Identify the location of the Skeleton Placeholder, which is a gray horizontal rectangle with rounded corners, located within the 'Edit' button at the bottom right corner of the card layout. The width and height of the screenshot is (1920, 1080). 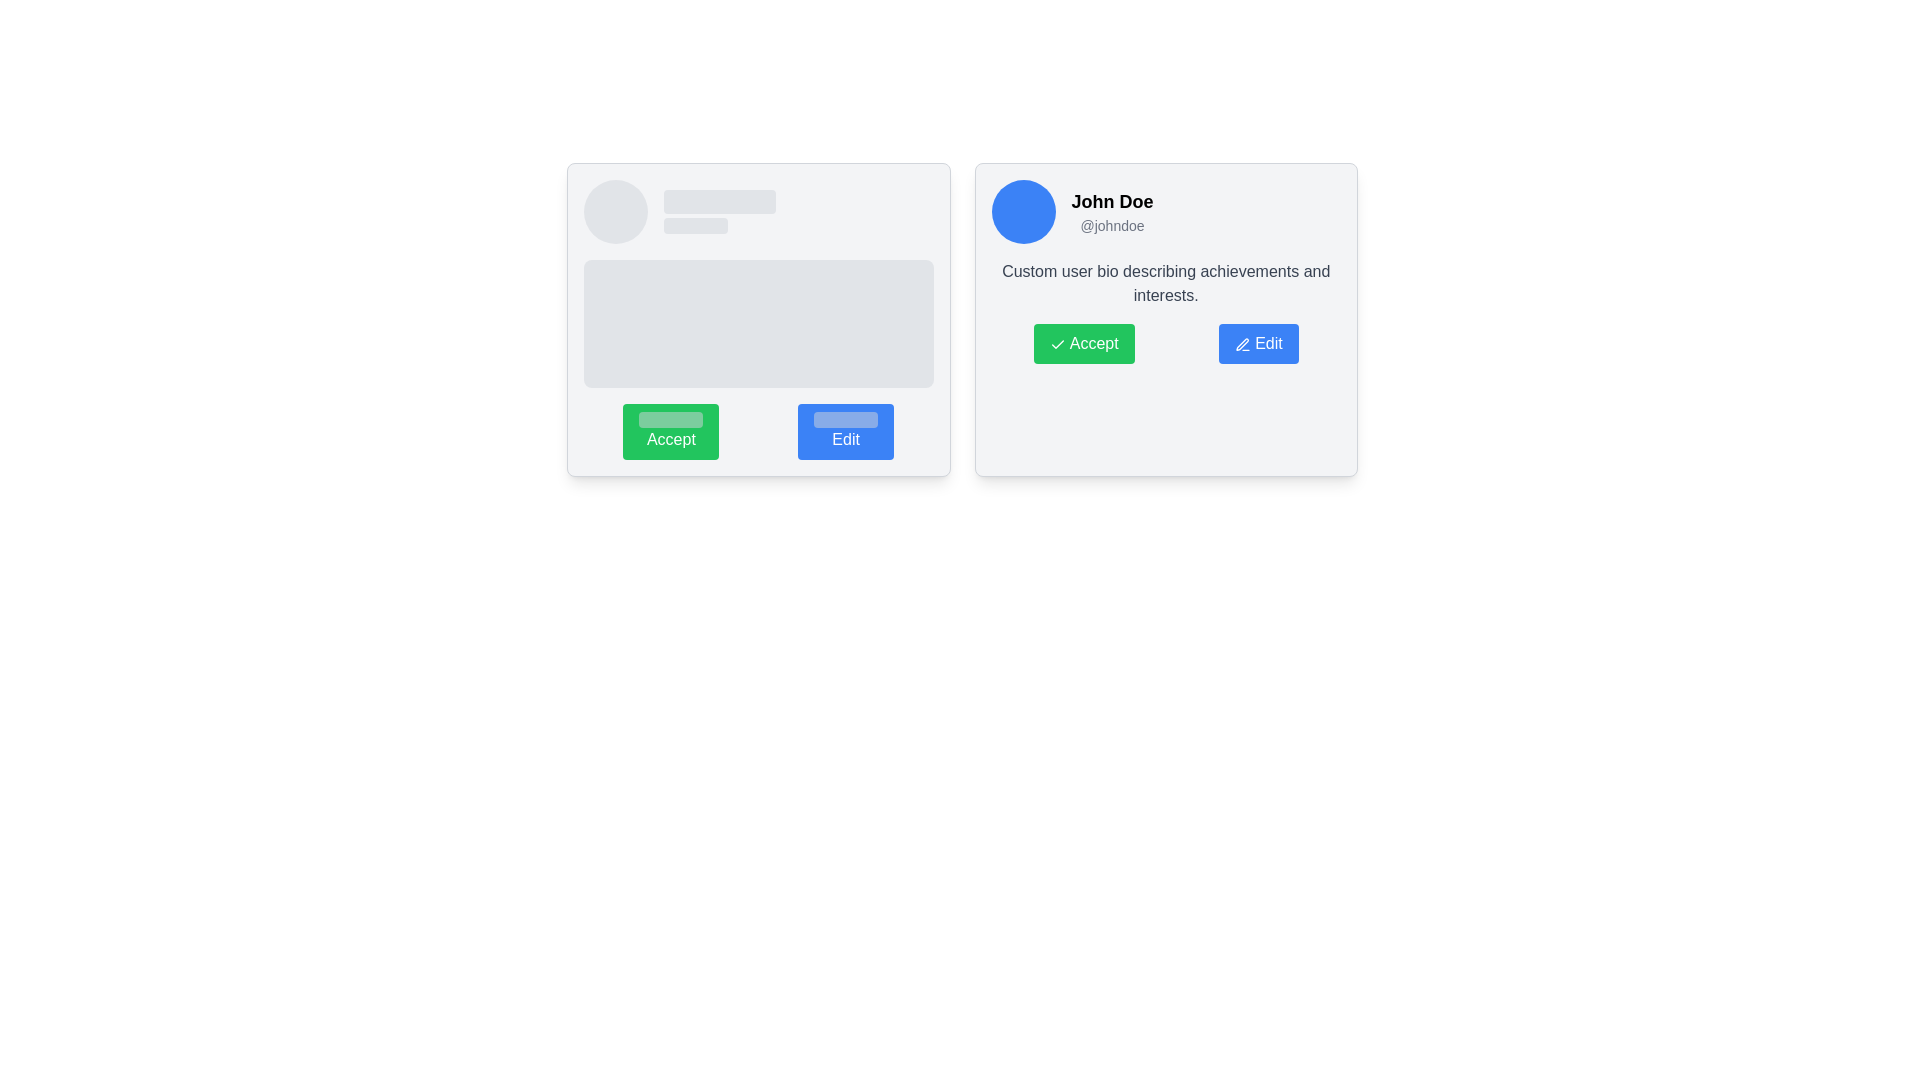
(846, 419).